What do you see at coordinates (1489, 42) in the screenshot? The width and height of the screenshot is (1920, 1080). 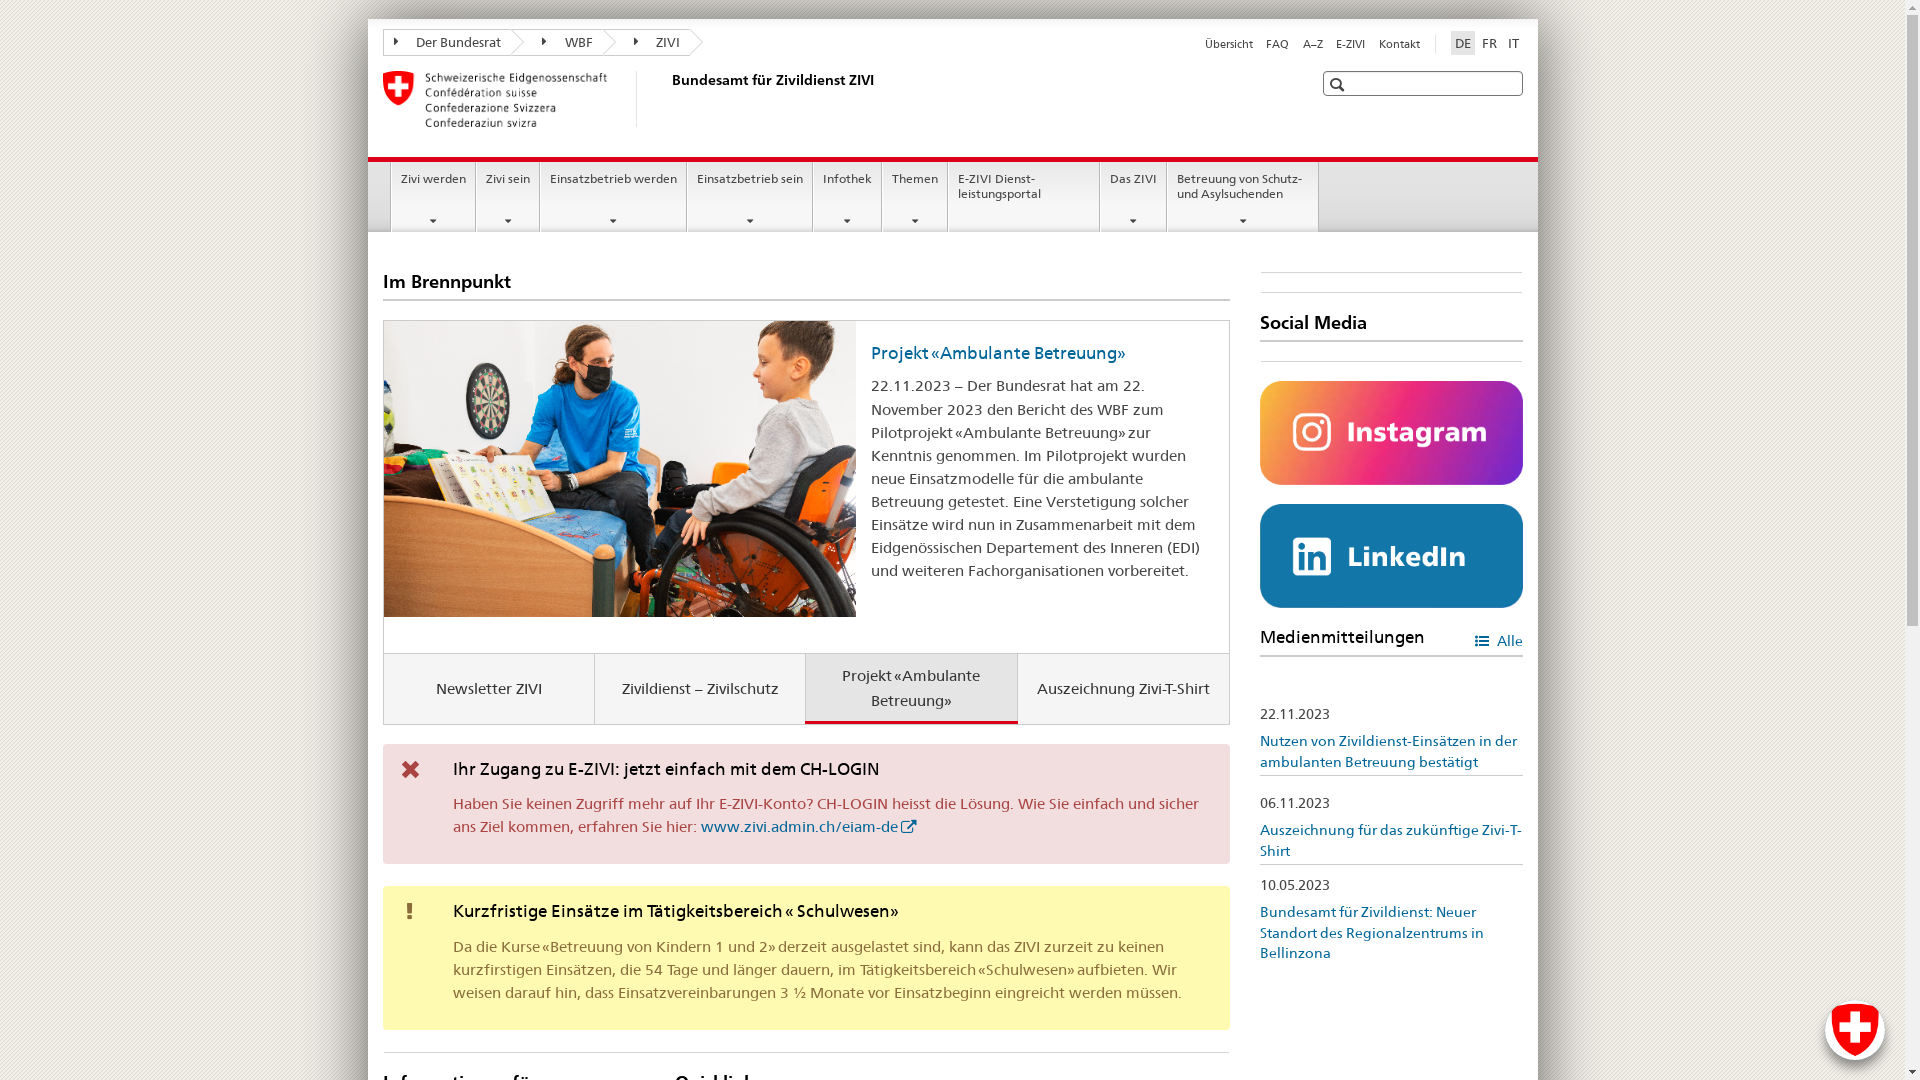 I see `'FR'` at bounding box center [1489, 42].